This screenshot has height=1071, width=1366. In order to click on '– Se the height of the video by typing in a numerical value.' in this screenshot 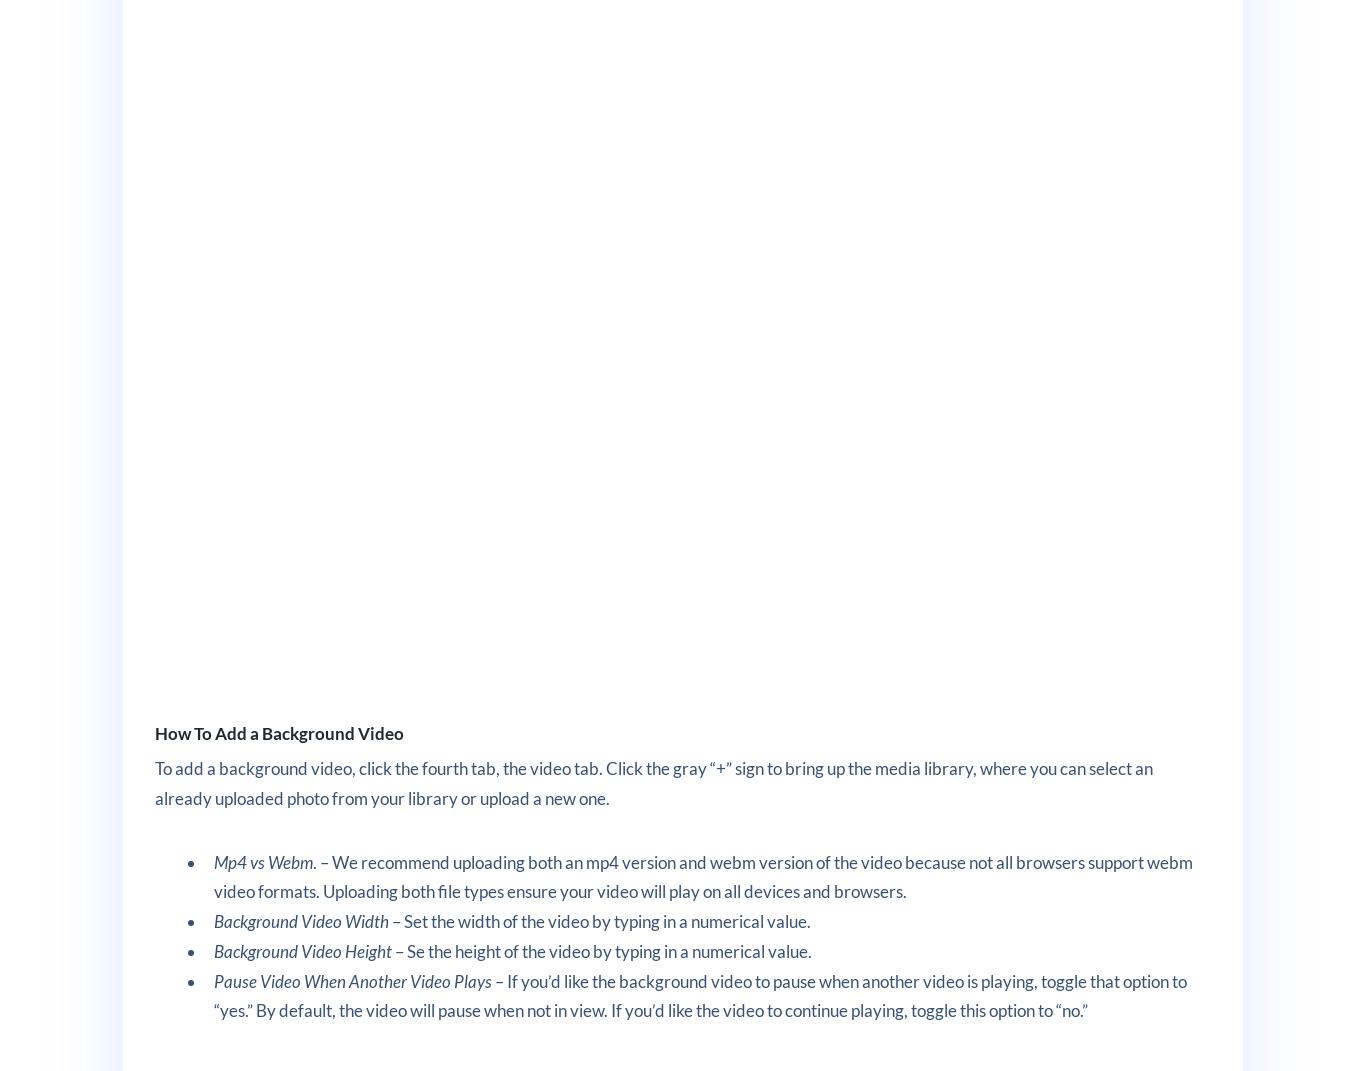, I will do `click(391, 949)`.